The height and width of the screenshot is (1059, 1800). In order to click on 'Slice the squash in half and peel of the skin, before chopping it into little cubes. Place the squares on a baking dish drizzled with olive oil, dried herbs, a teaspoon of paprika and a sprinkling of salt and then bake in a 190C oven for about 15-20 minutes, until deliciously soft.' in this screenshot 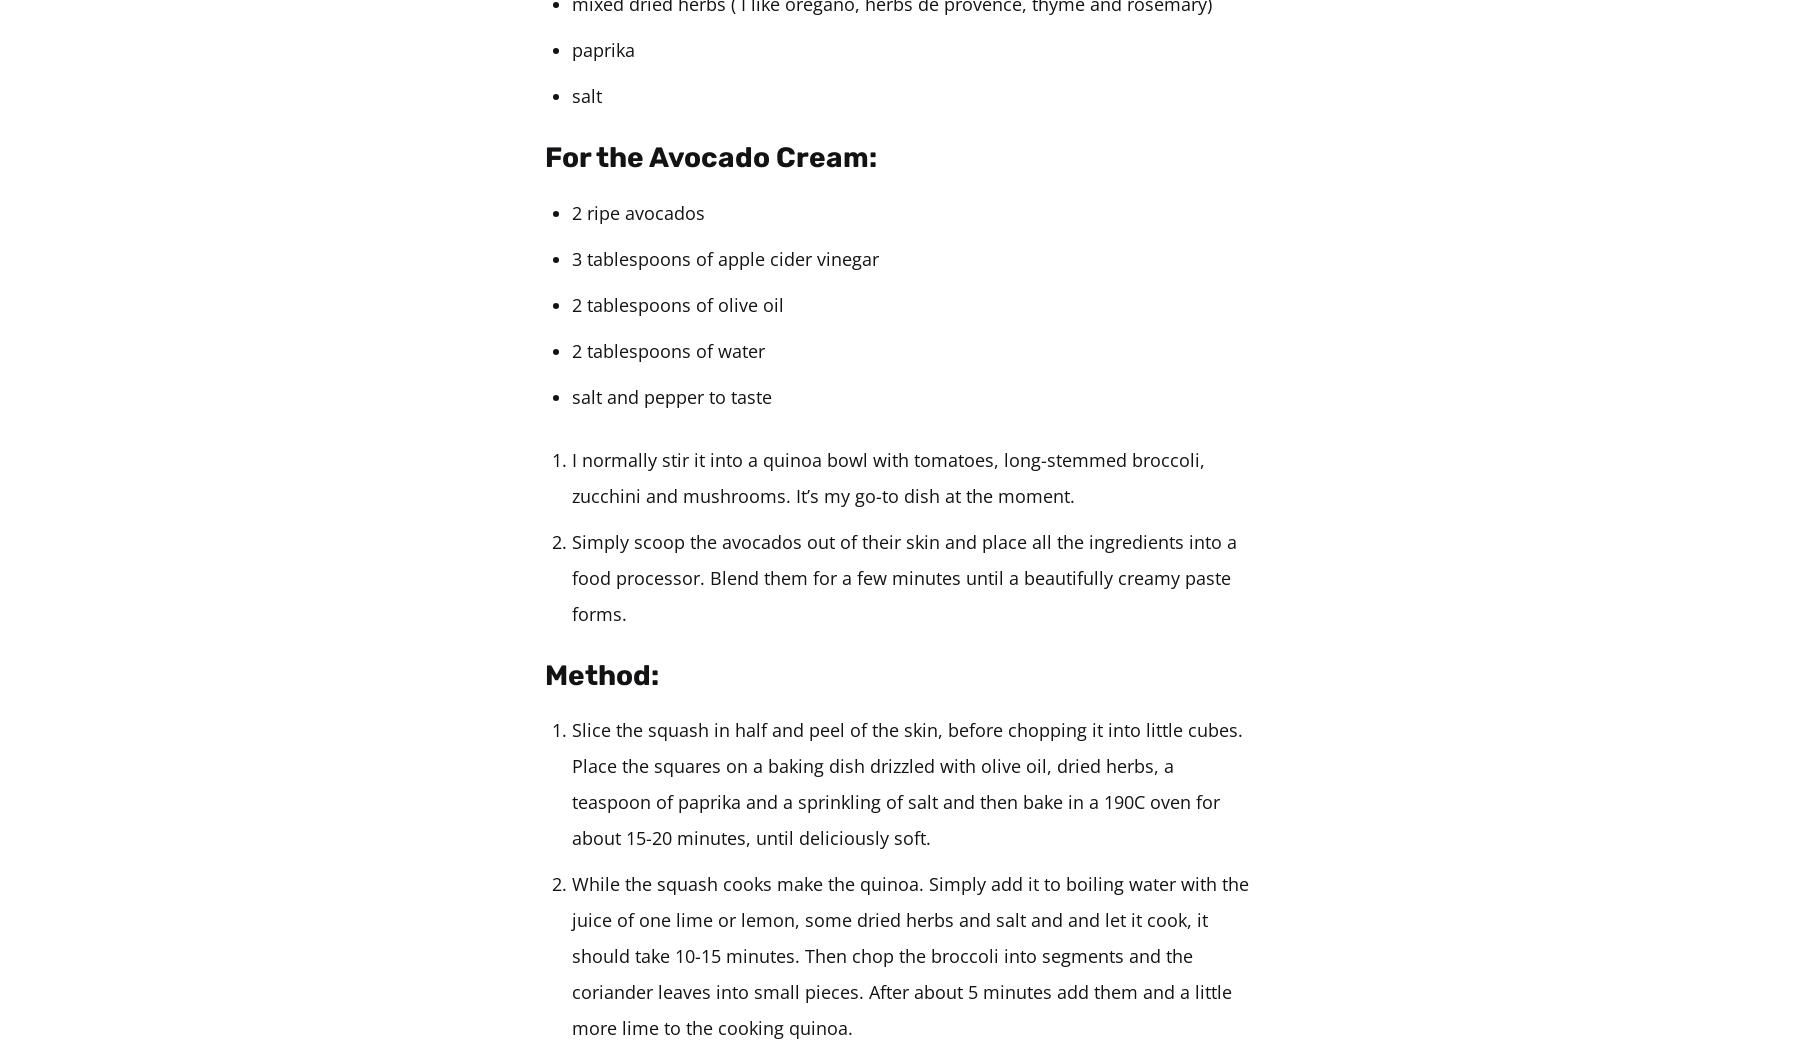, I will do `click(906, 782)`.